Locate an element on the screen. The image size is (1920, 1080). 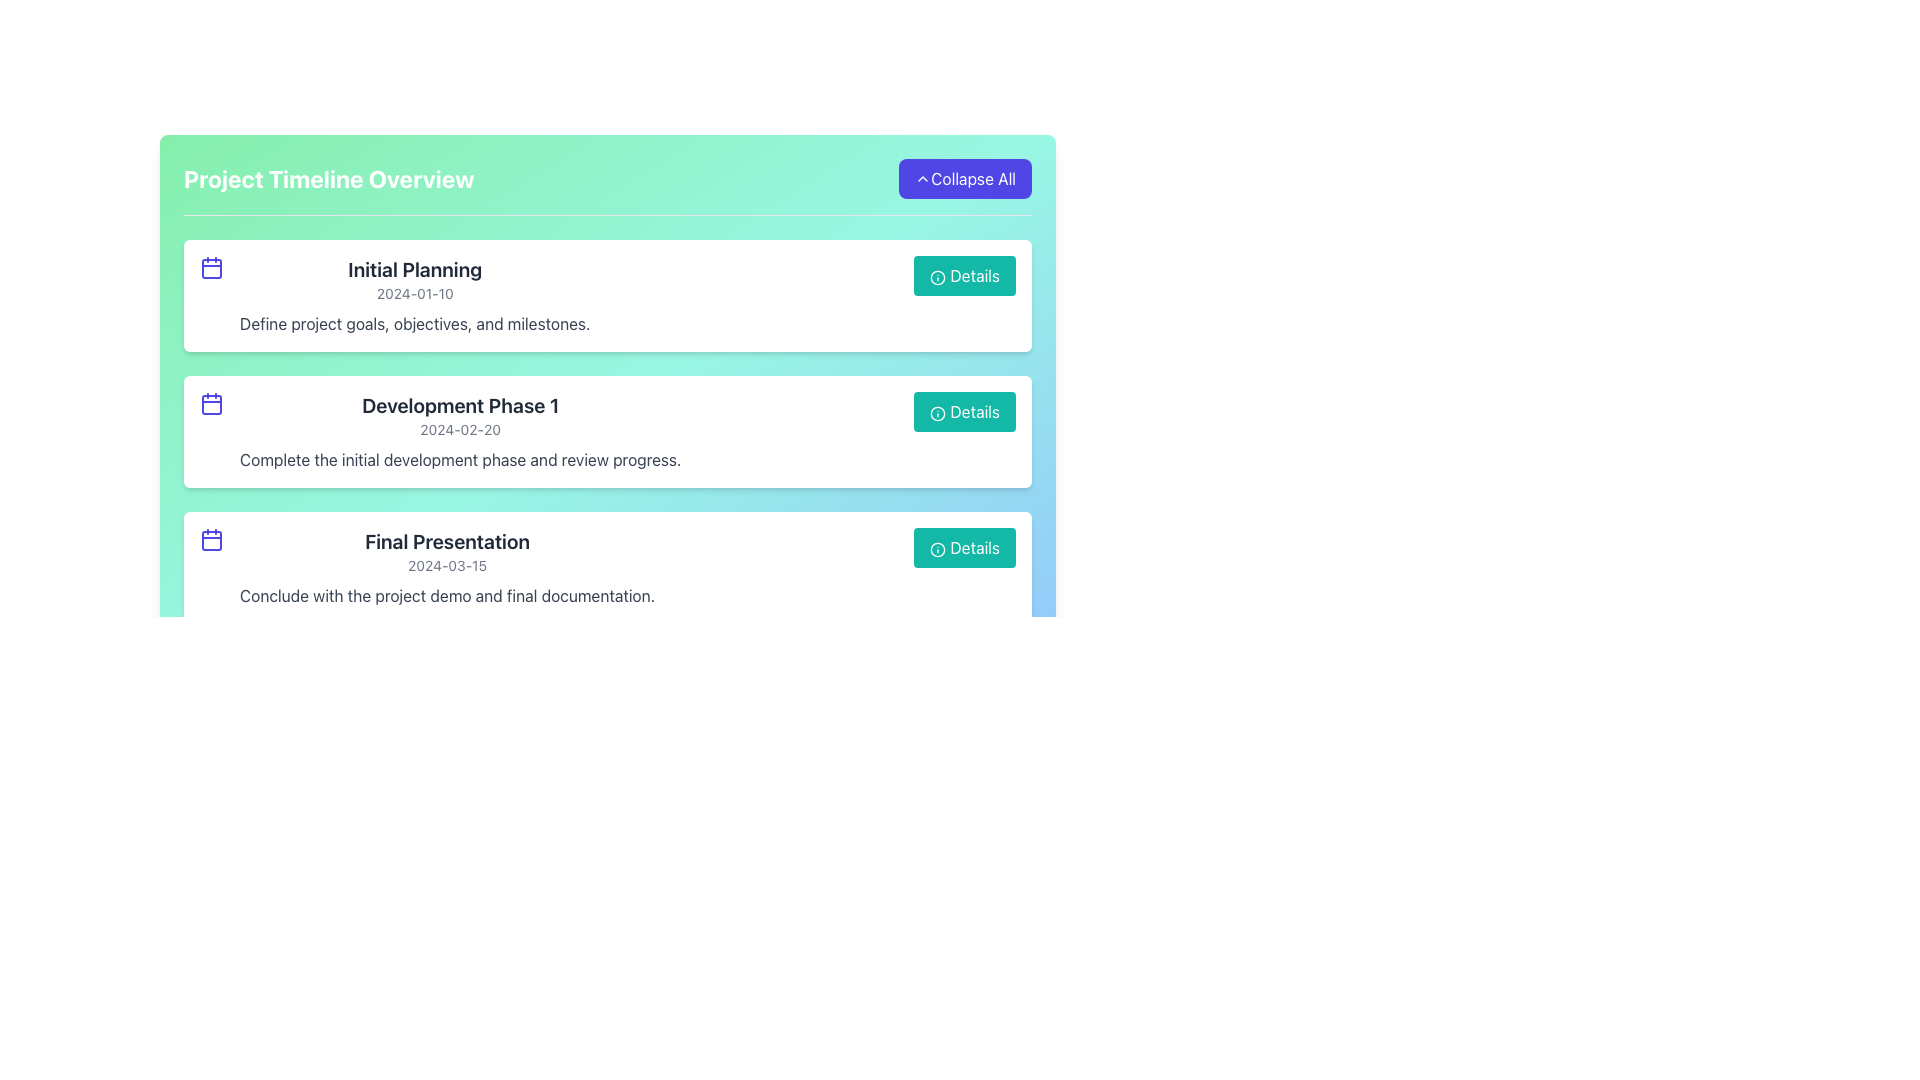
the Card component representing a project timeline item, which is the third in the vertical list and contains a 'Details' button is located at coordinates (607, 567).